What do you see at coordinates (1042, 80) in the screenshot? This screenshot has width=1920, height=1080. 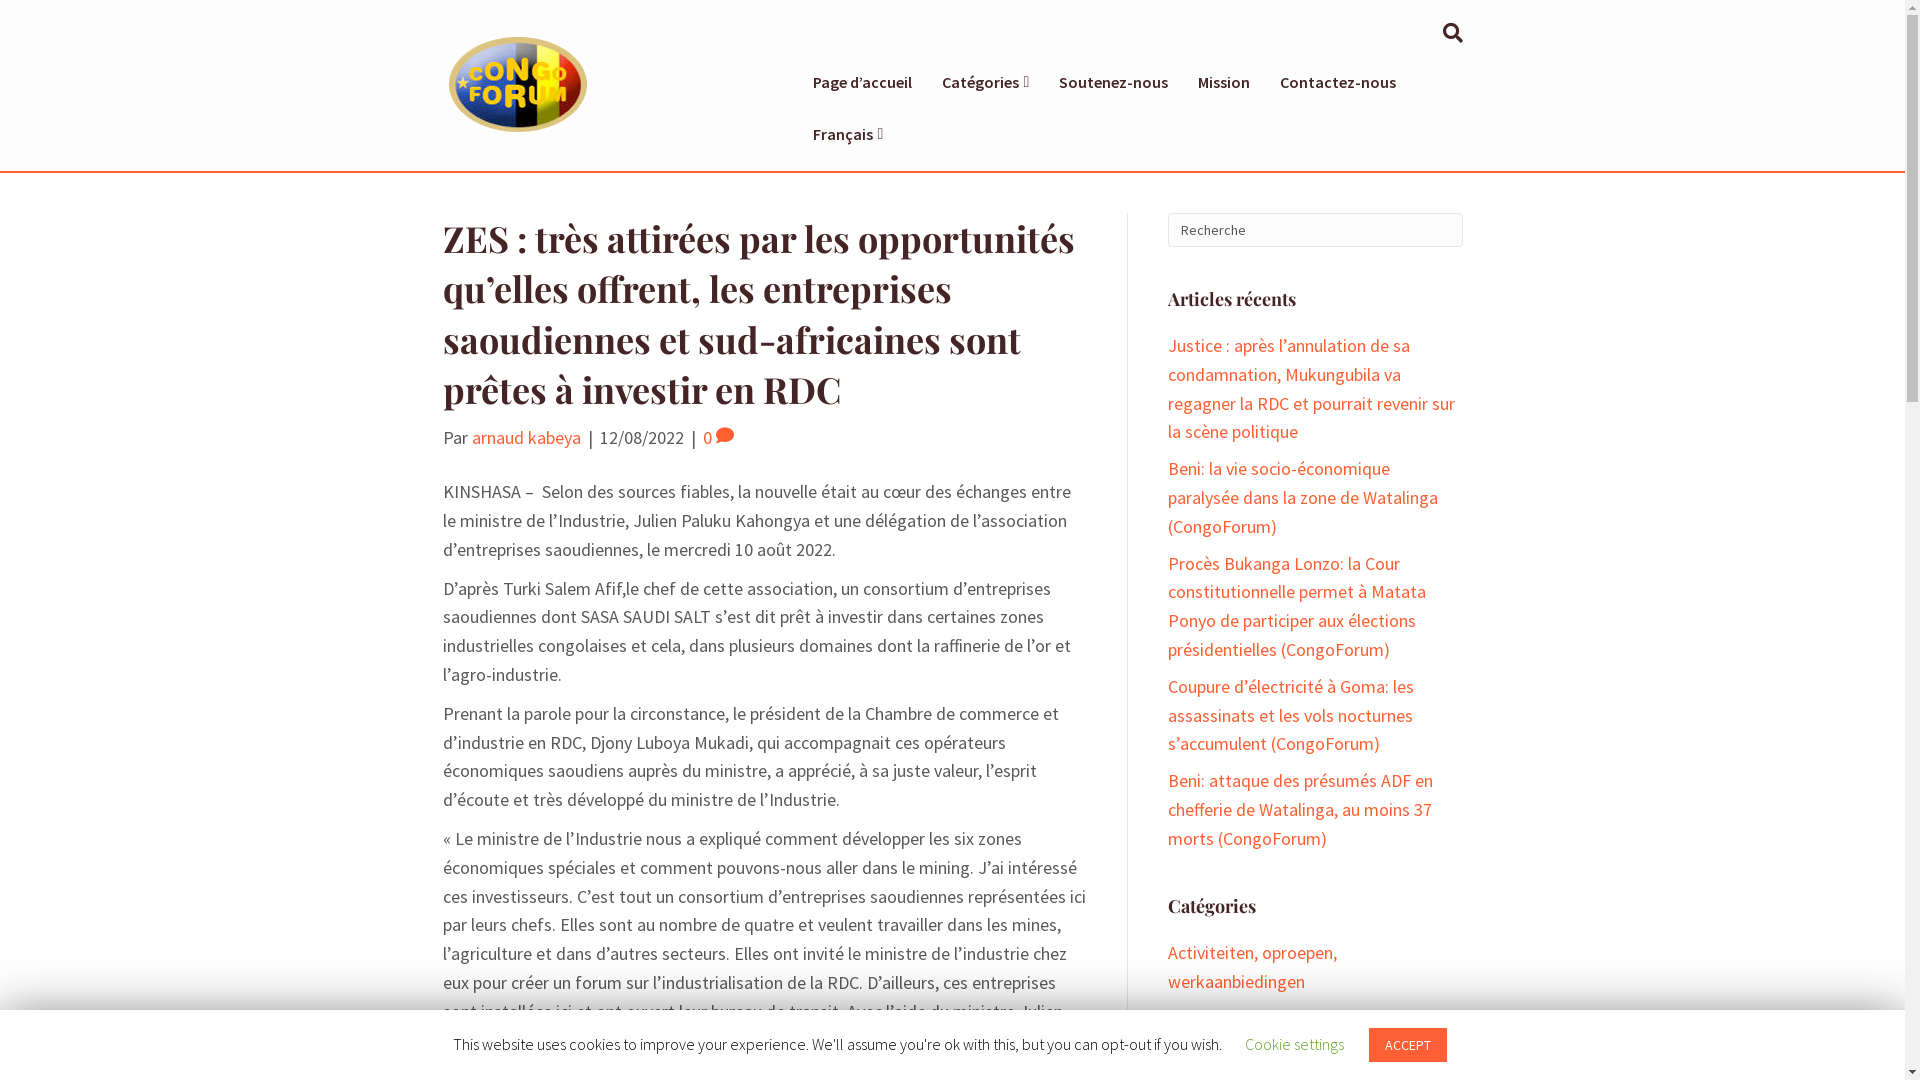 I see `'Soutenez-nous'` at bounding box center [1042, 80].